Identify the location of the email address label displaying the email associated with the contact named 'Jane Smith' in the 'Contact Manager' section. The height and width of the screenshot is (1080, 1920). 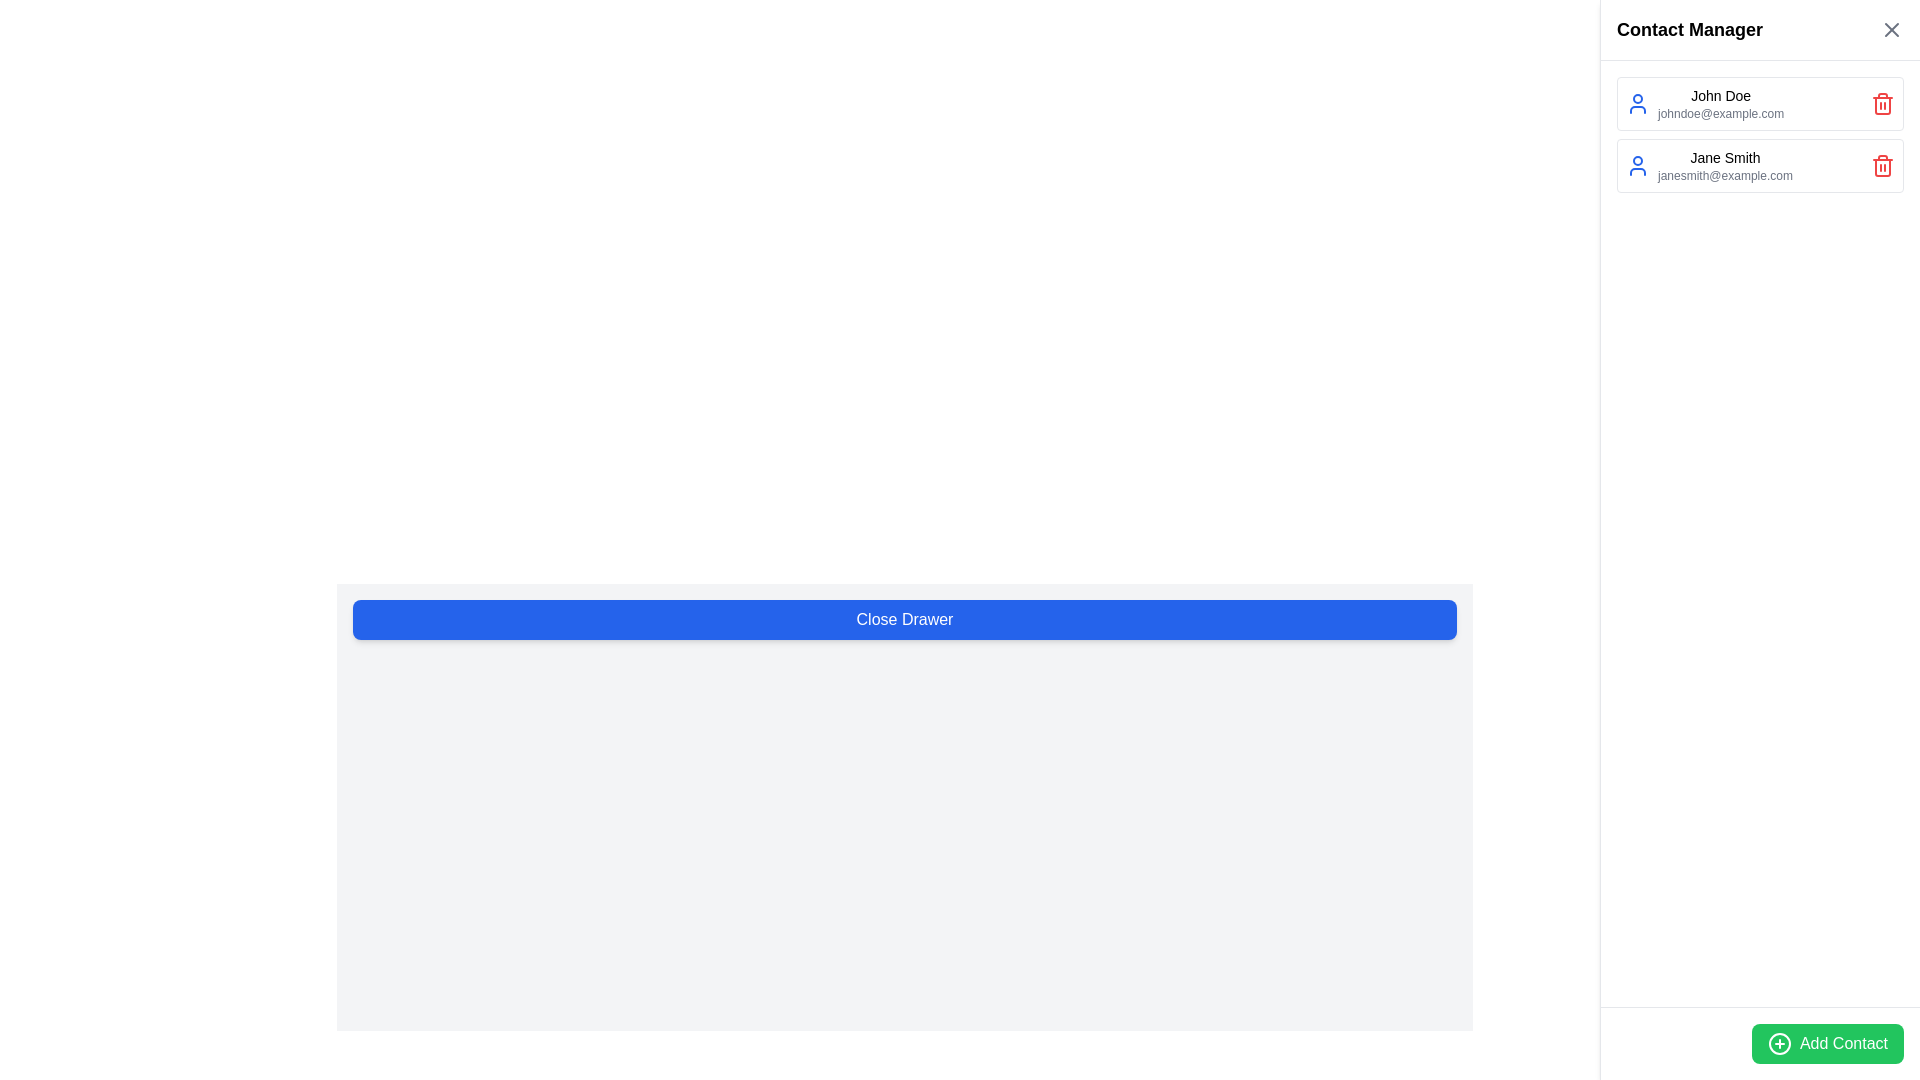
(1724, 175).